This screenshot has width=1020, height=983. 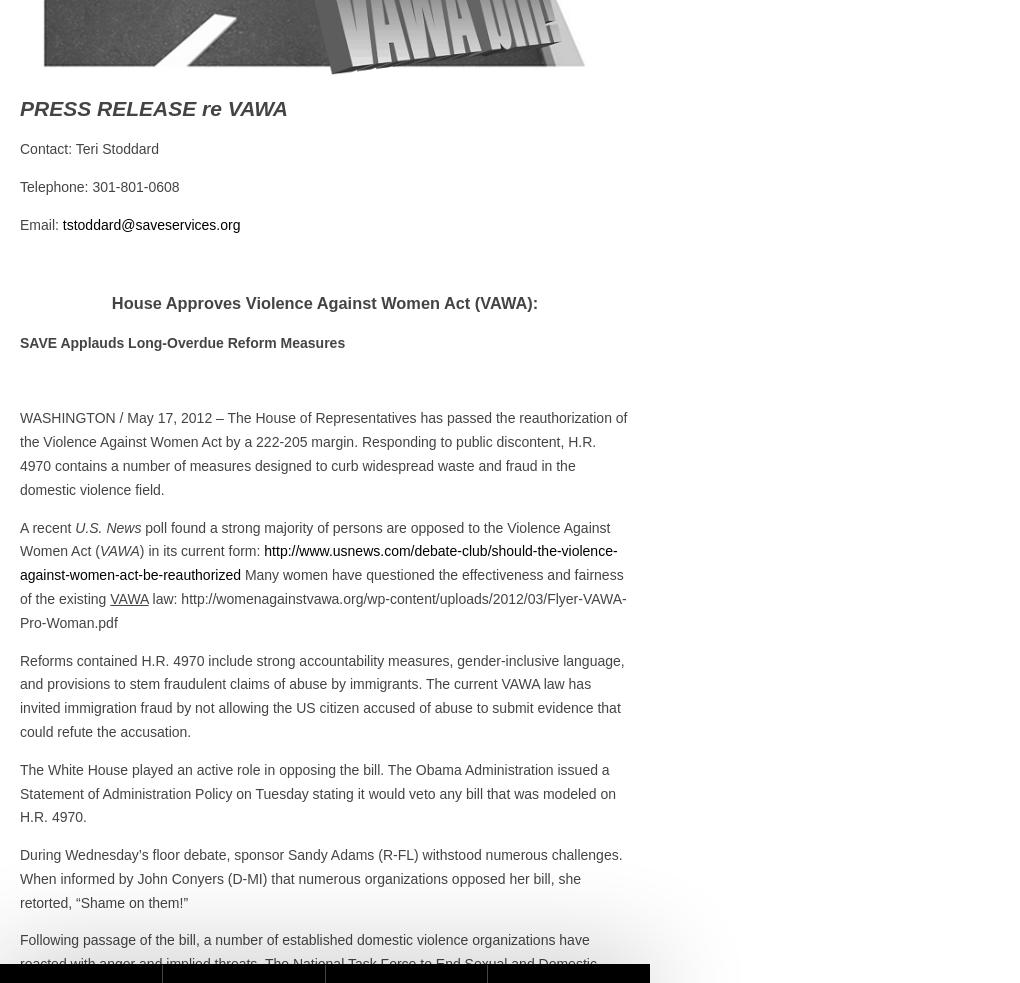 What do you see at coordinates (736, 269) in the screenshot?
I see `'Thomas James, Esq.'` at bounding box center [736, 269].